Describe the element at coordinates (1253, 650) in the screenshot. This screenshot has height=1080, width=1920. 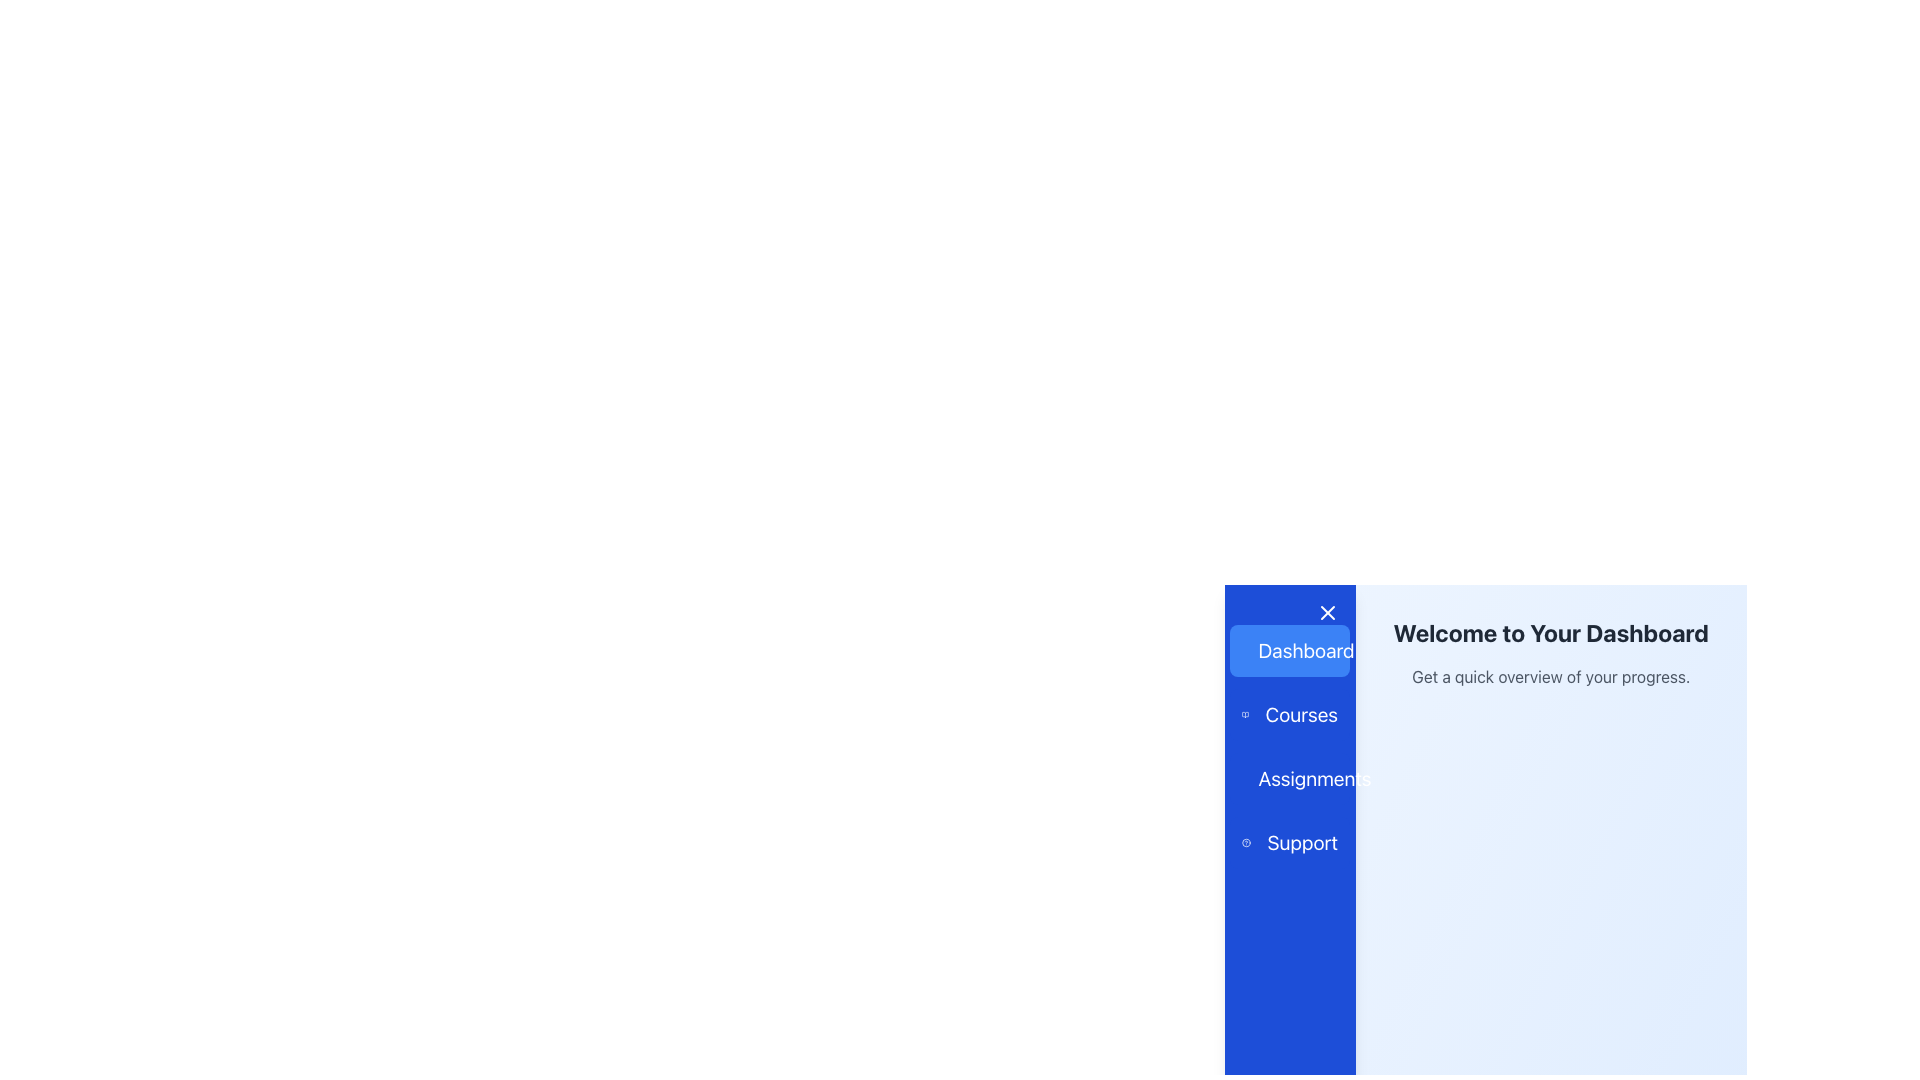
I see `the house-shaped icon located in the left-side menu panel, beside the 'Dashboard' label` at that location.